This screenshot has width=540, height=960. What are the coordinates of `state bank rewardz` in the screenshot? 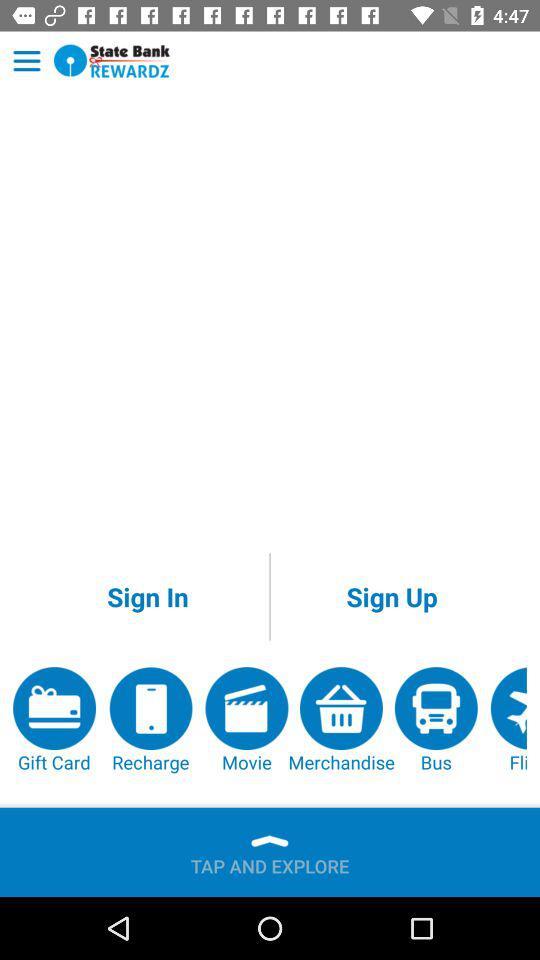 It's located at (112, 61).